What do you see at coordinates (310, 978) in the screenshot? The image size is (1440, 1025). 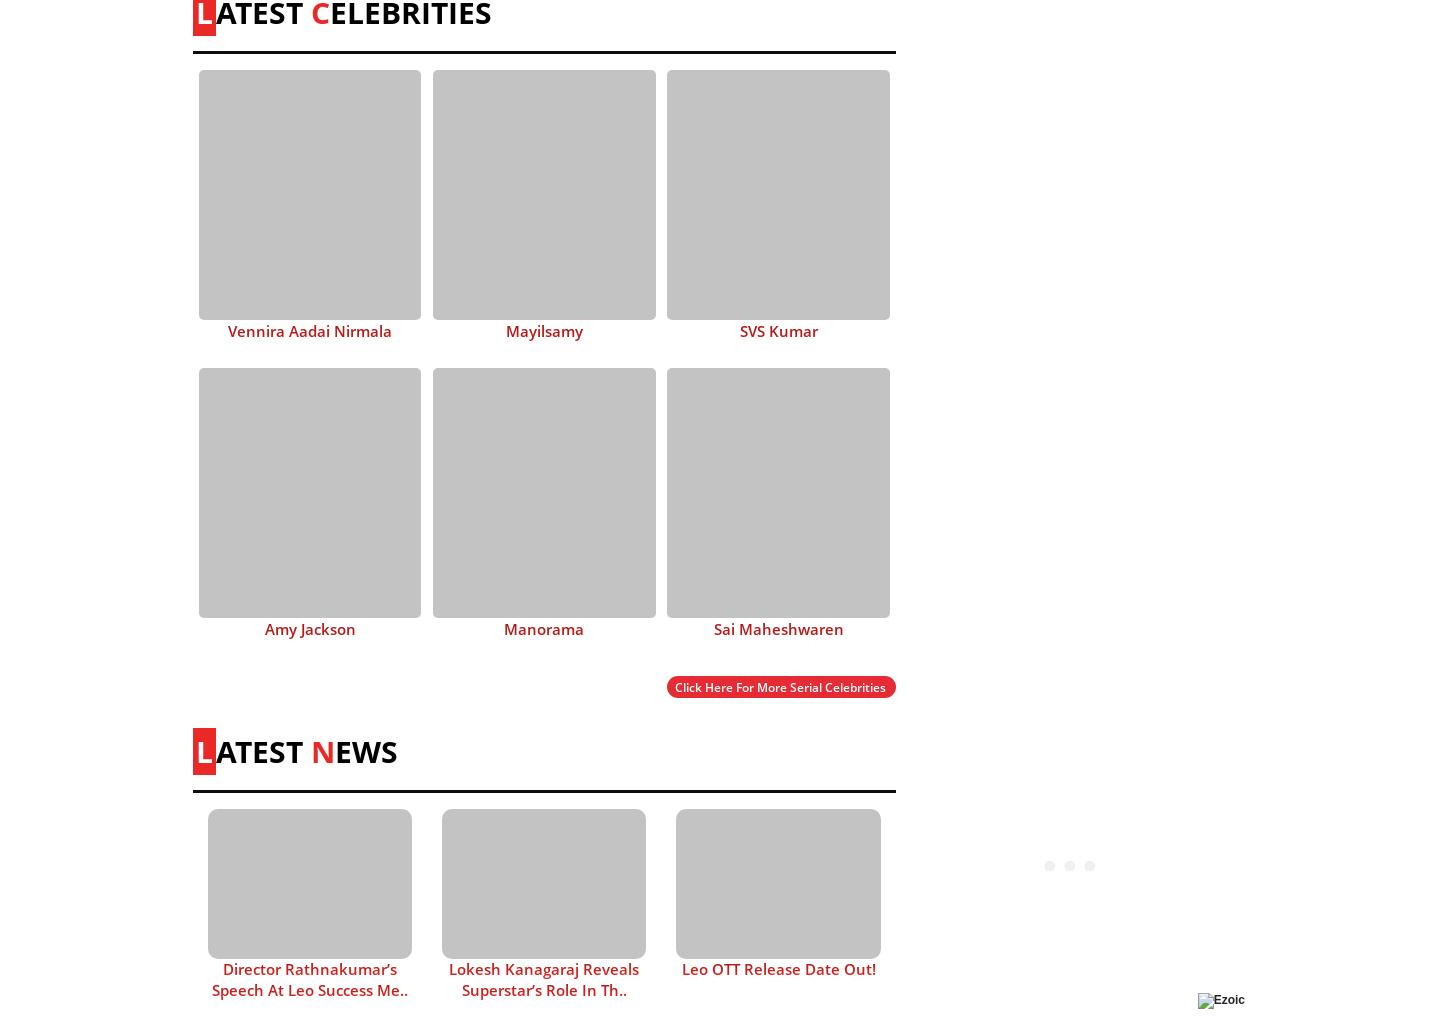 I see `'Director Rathnakumar’s Speech At Leo Success Me..'` at bounding box center [310, 978].